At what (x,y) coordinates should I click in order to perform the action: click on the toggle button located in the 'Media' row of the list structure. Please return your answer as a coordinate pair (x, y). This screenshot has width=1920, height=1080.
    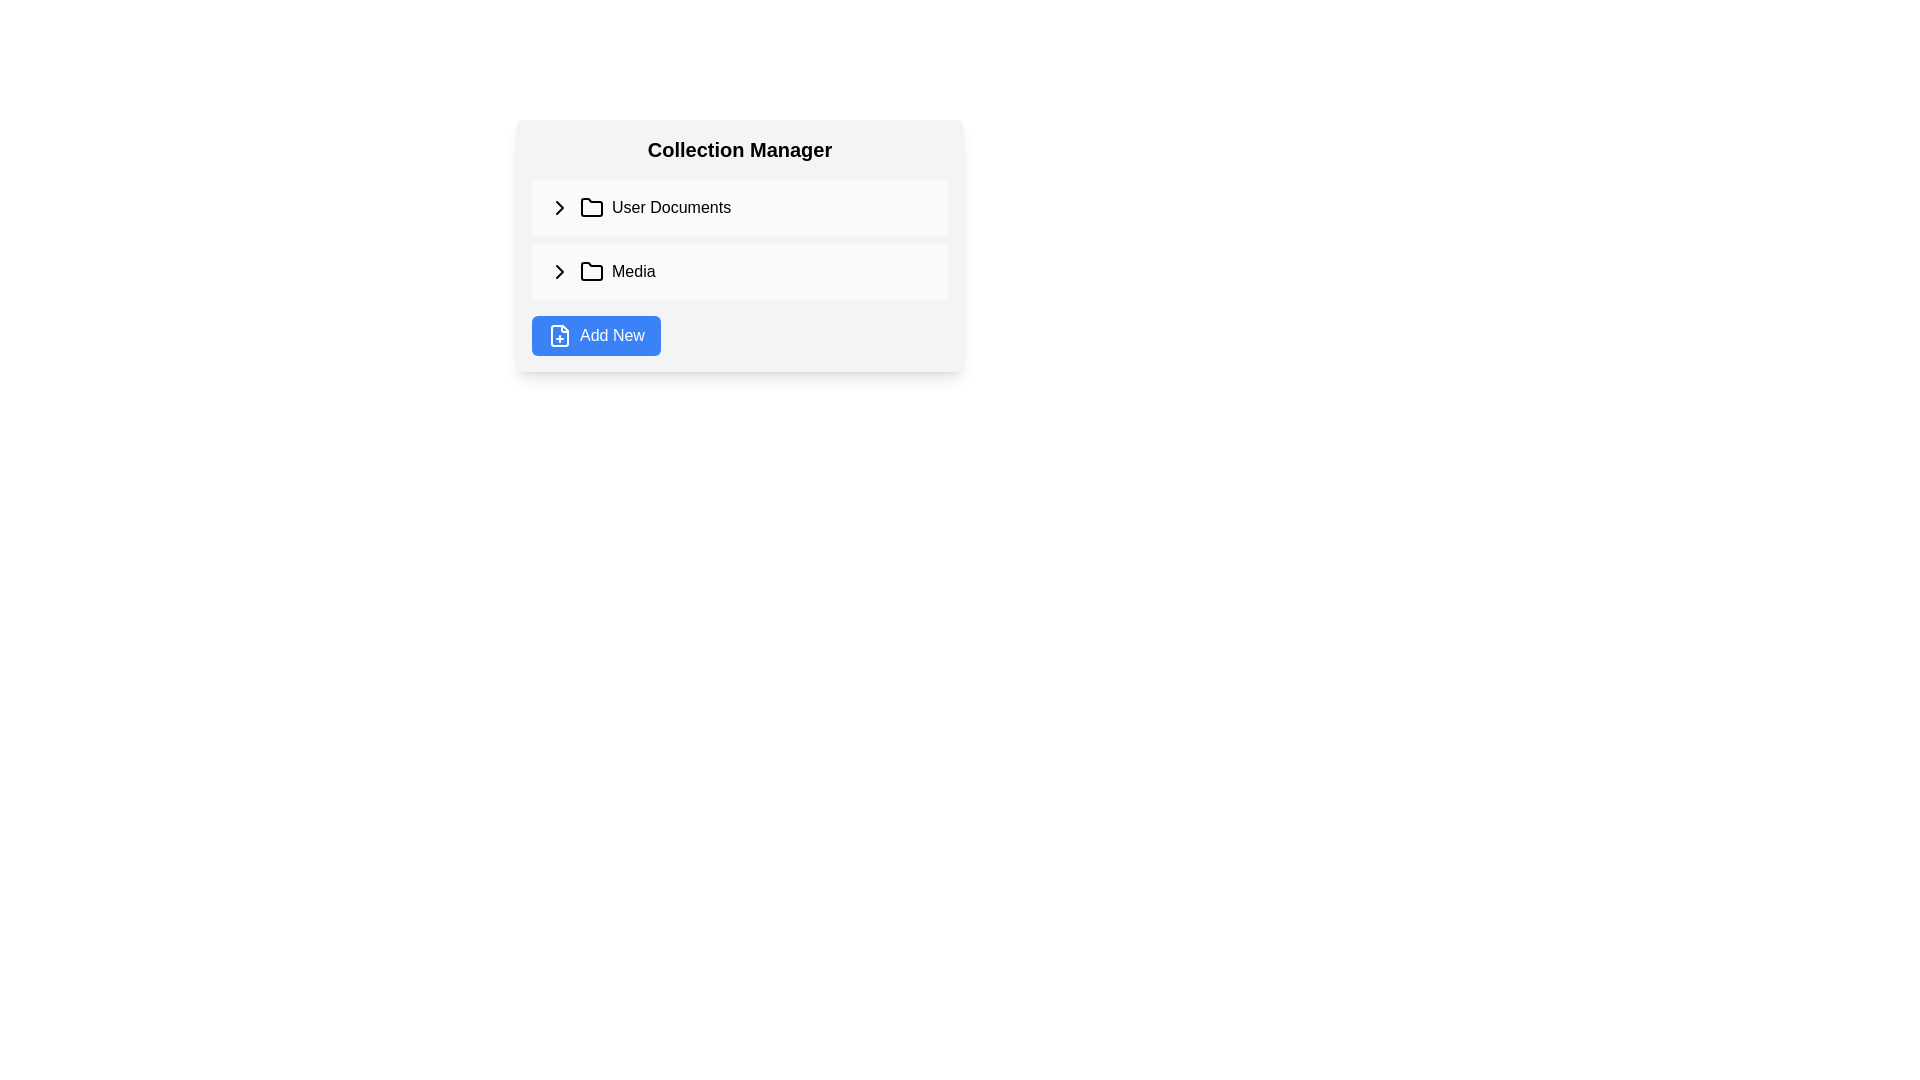
    Looking at the image, I should click on (560, 272).